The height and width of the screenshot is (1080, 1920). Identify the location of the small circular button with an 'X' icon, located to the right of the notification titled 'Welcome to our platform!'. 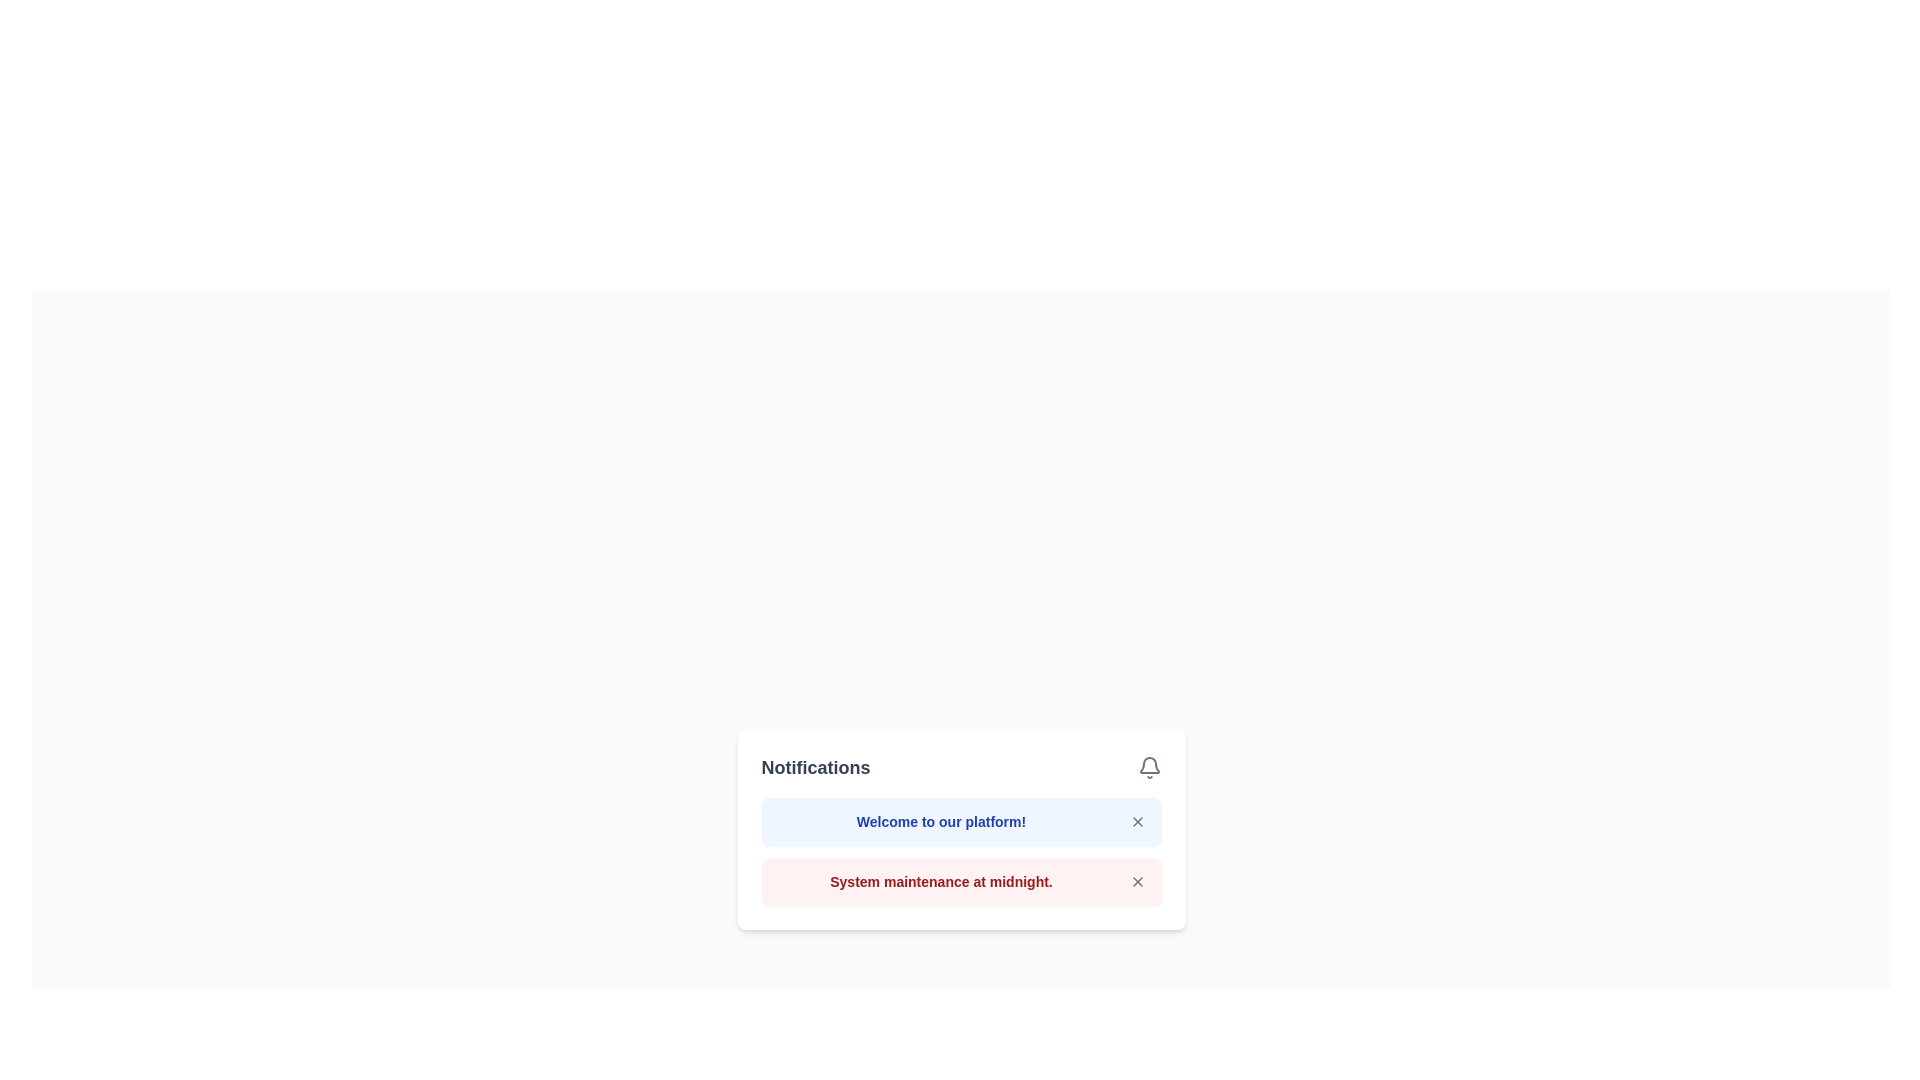
(1137, 821).